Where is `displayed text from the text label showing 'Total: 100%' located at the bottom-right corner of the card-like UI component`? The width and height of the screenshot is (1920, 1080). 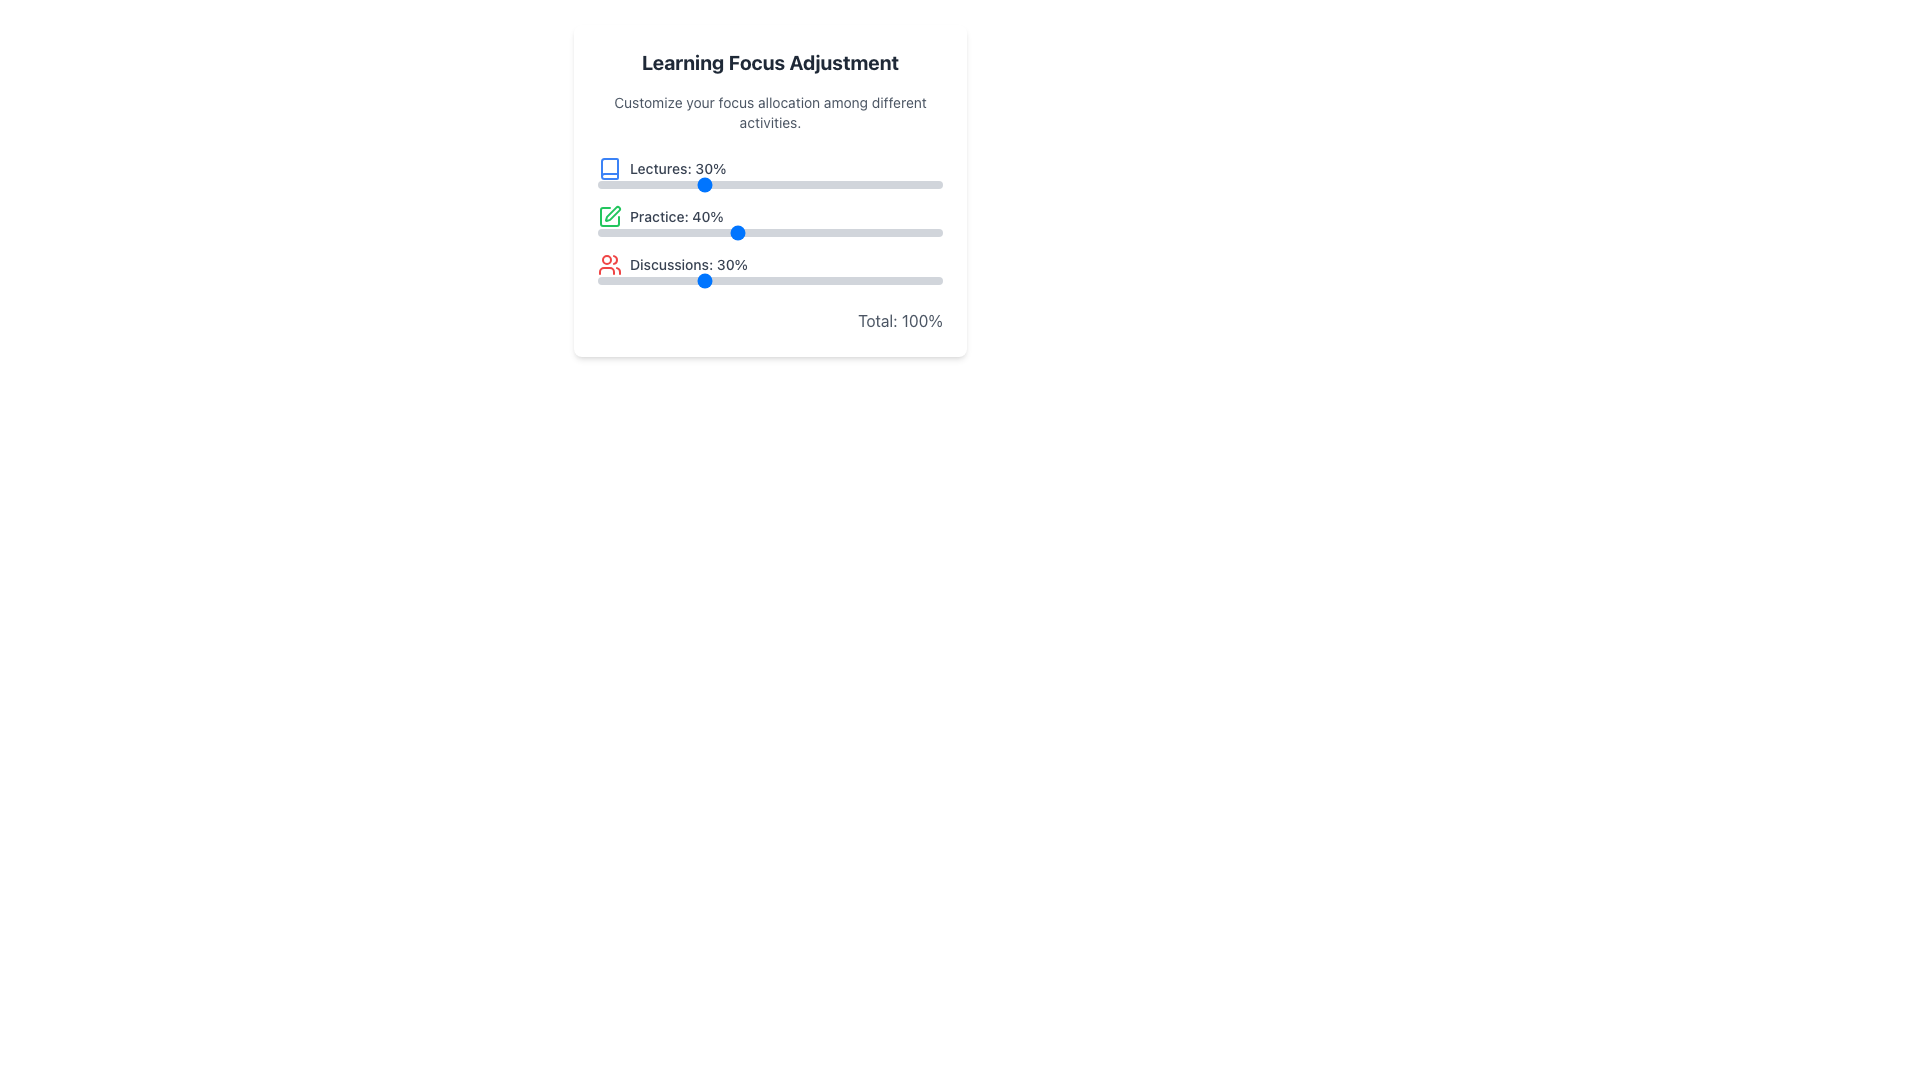 displayed text from the text label showing 'Total: 100%' located at the bottom-right corner of the card-like UI component is located at coordinates (899, 319).